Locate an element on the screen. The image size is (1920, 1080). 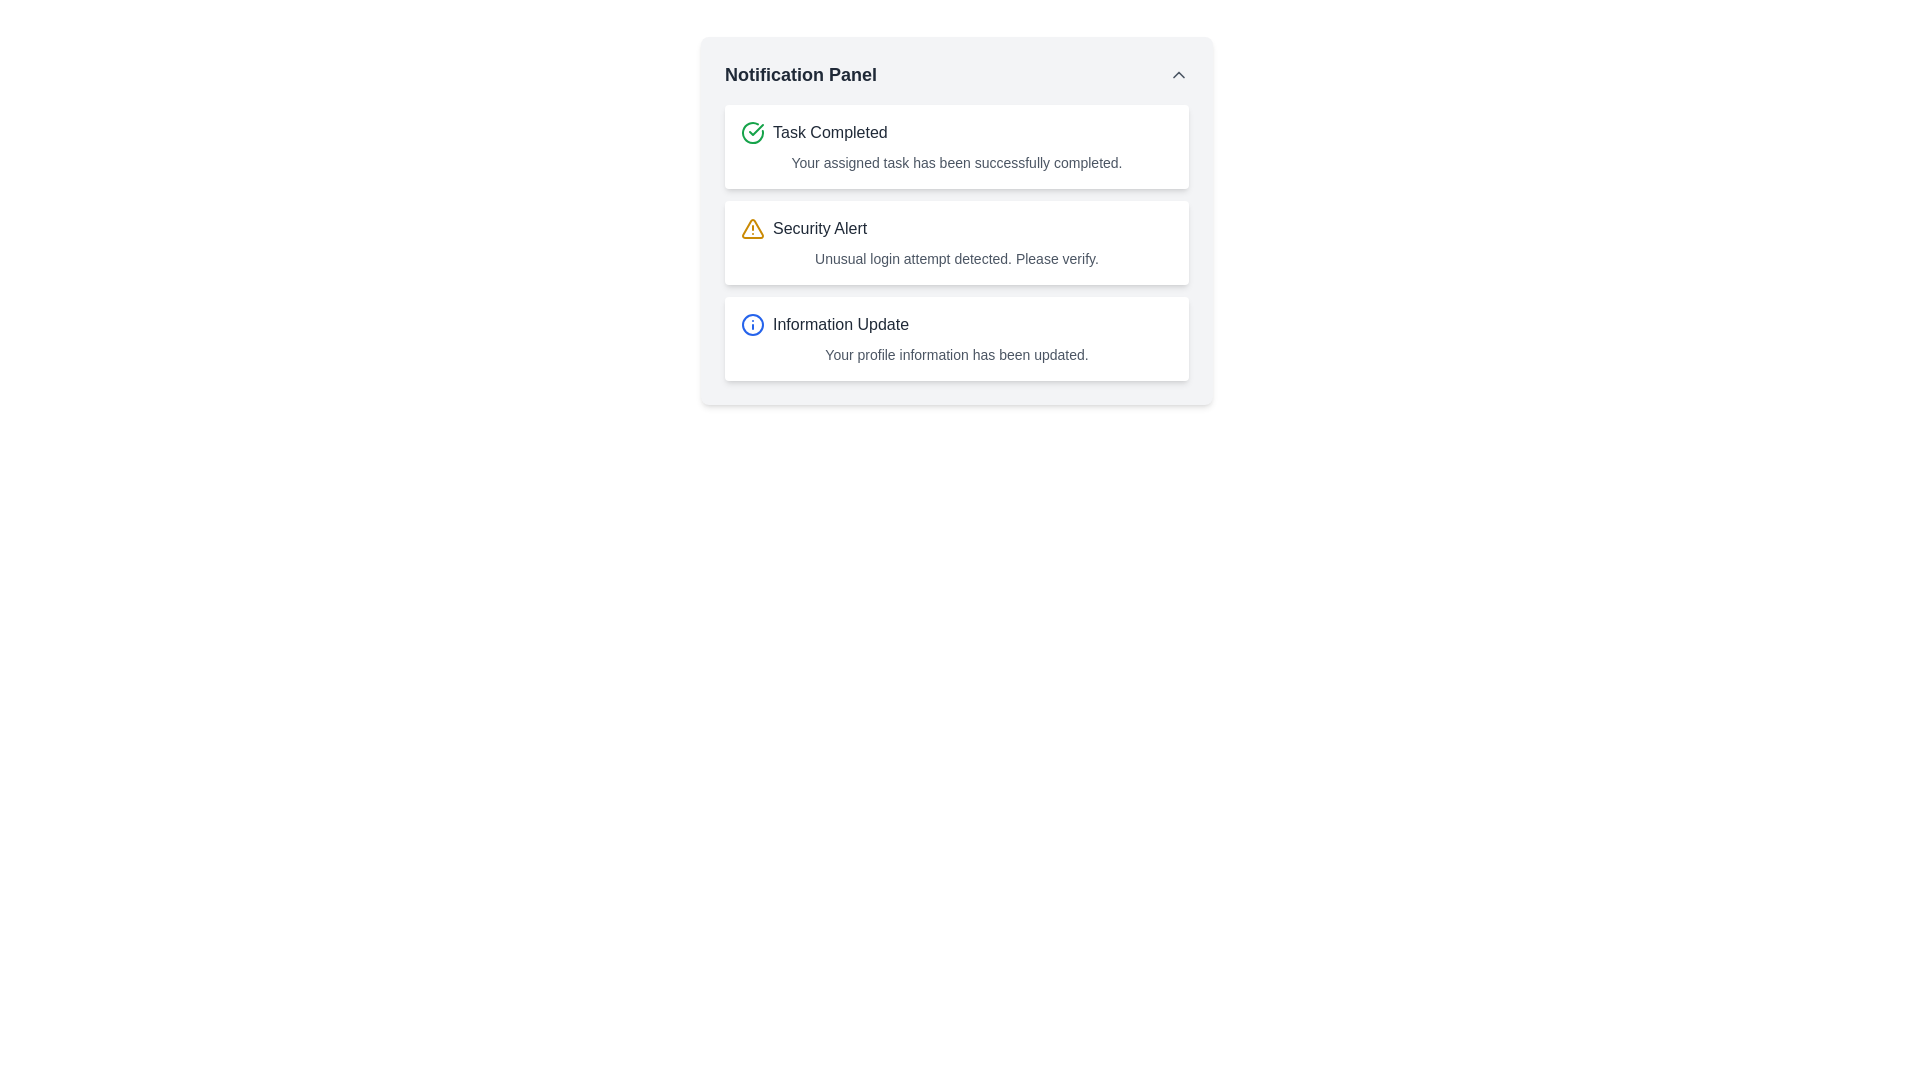
information displayed in the text block containing the message 'Your assigned task has been successfully completed.' which is located directly below the heading 'Task Completed' in the notification card is located at coordinates (955, 161).